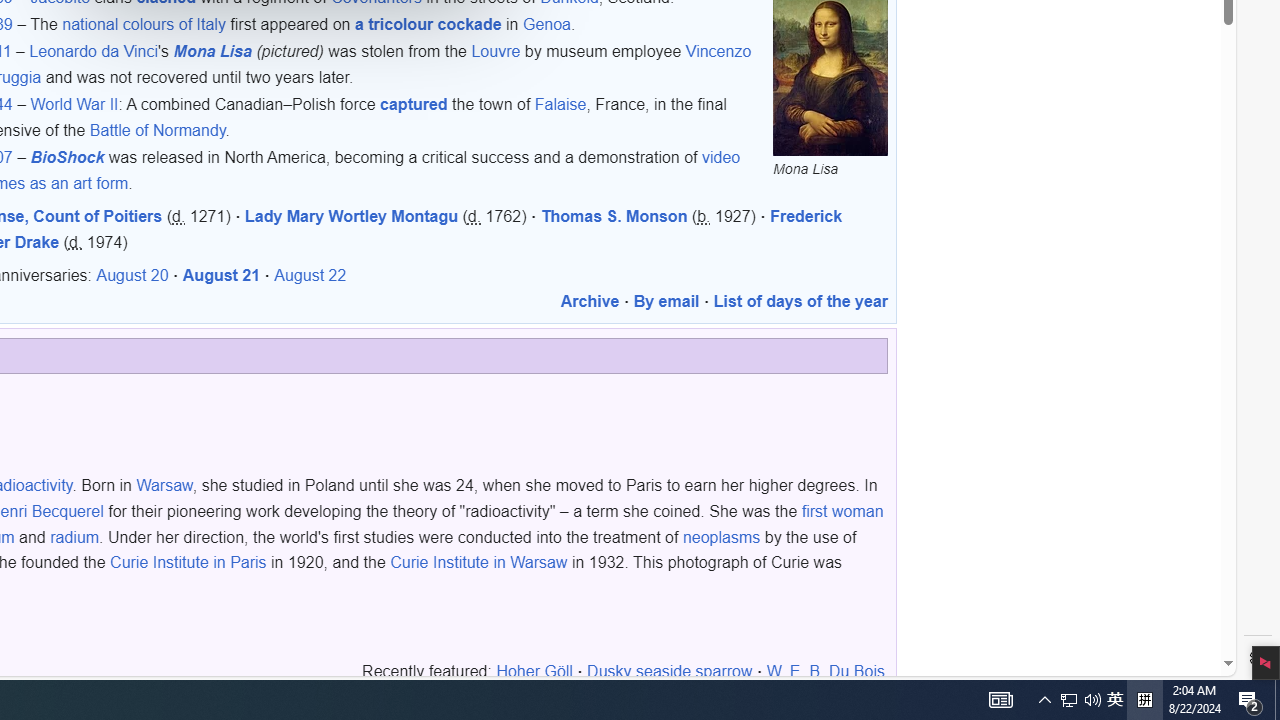 The image size is (1280, 720). I want to click on 'Curie Institute in Warsaw', so click(478, 562).